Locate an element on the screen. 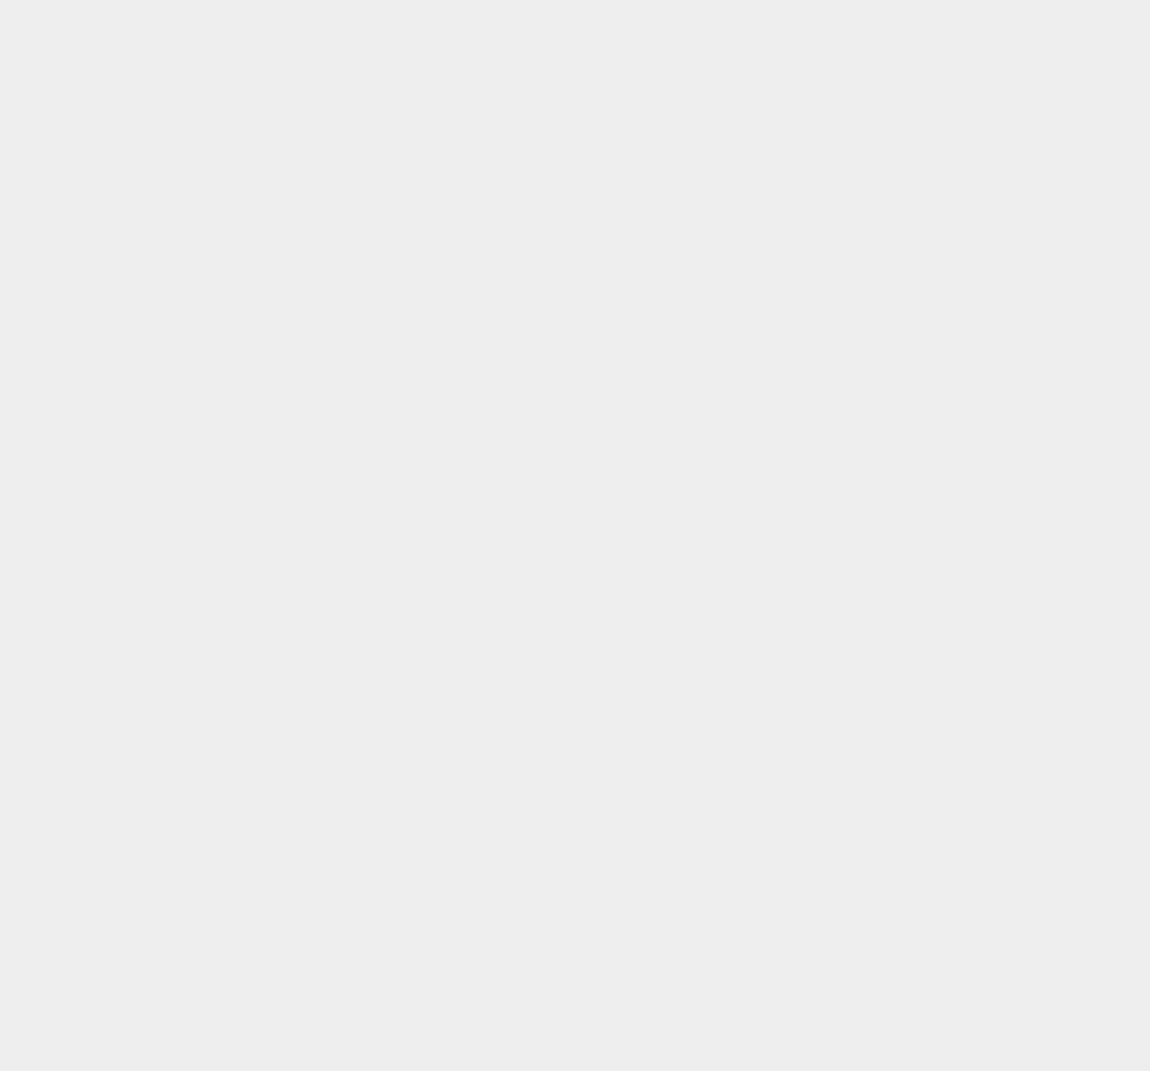 The height and width of the screenshot is (1071, 1150). 'Windows 8' is located at coordinates (845, 227).